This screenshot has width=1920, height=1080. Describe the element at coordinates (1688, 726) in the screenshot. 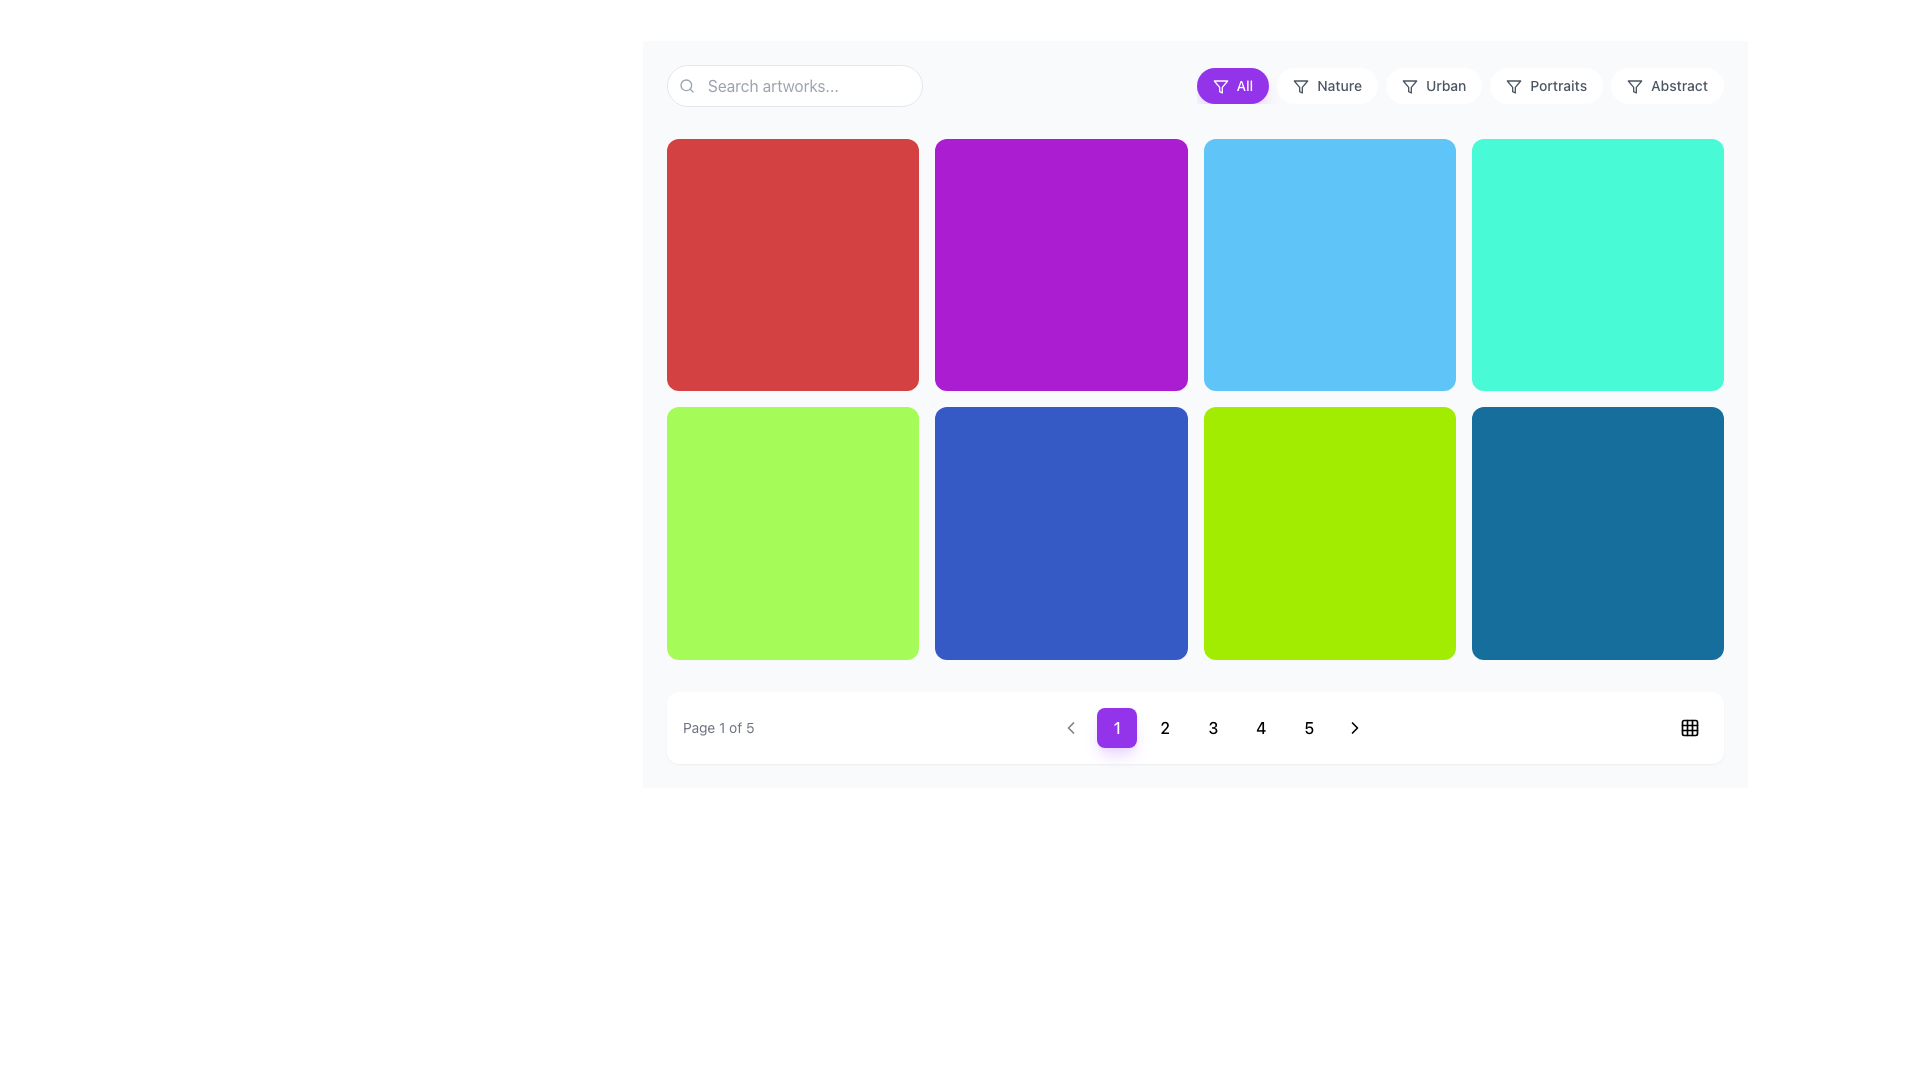

I see `the compact square button with a grid icon at the bottom-right corner of the pagination section` at that location.